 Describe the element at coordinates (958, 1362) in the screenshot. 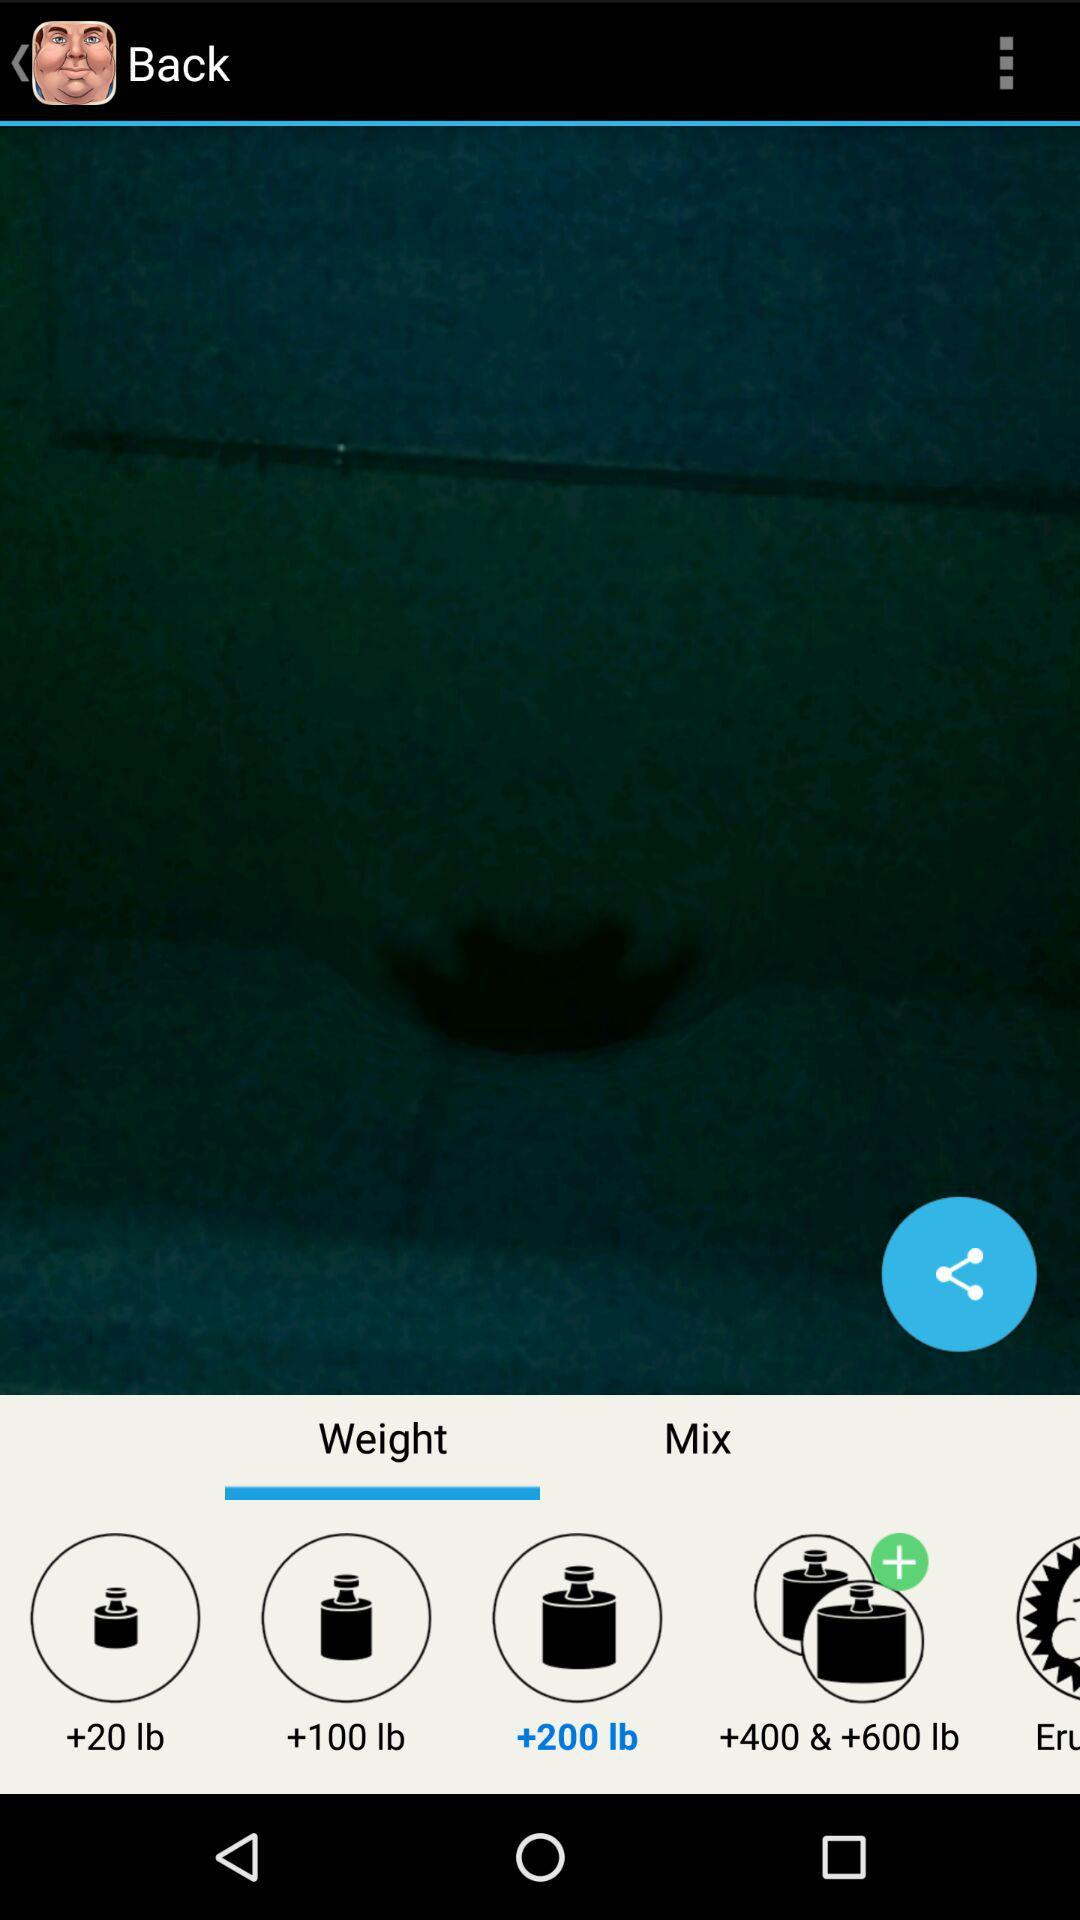

I see `the share icon` at that location.